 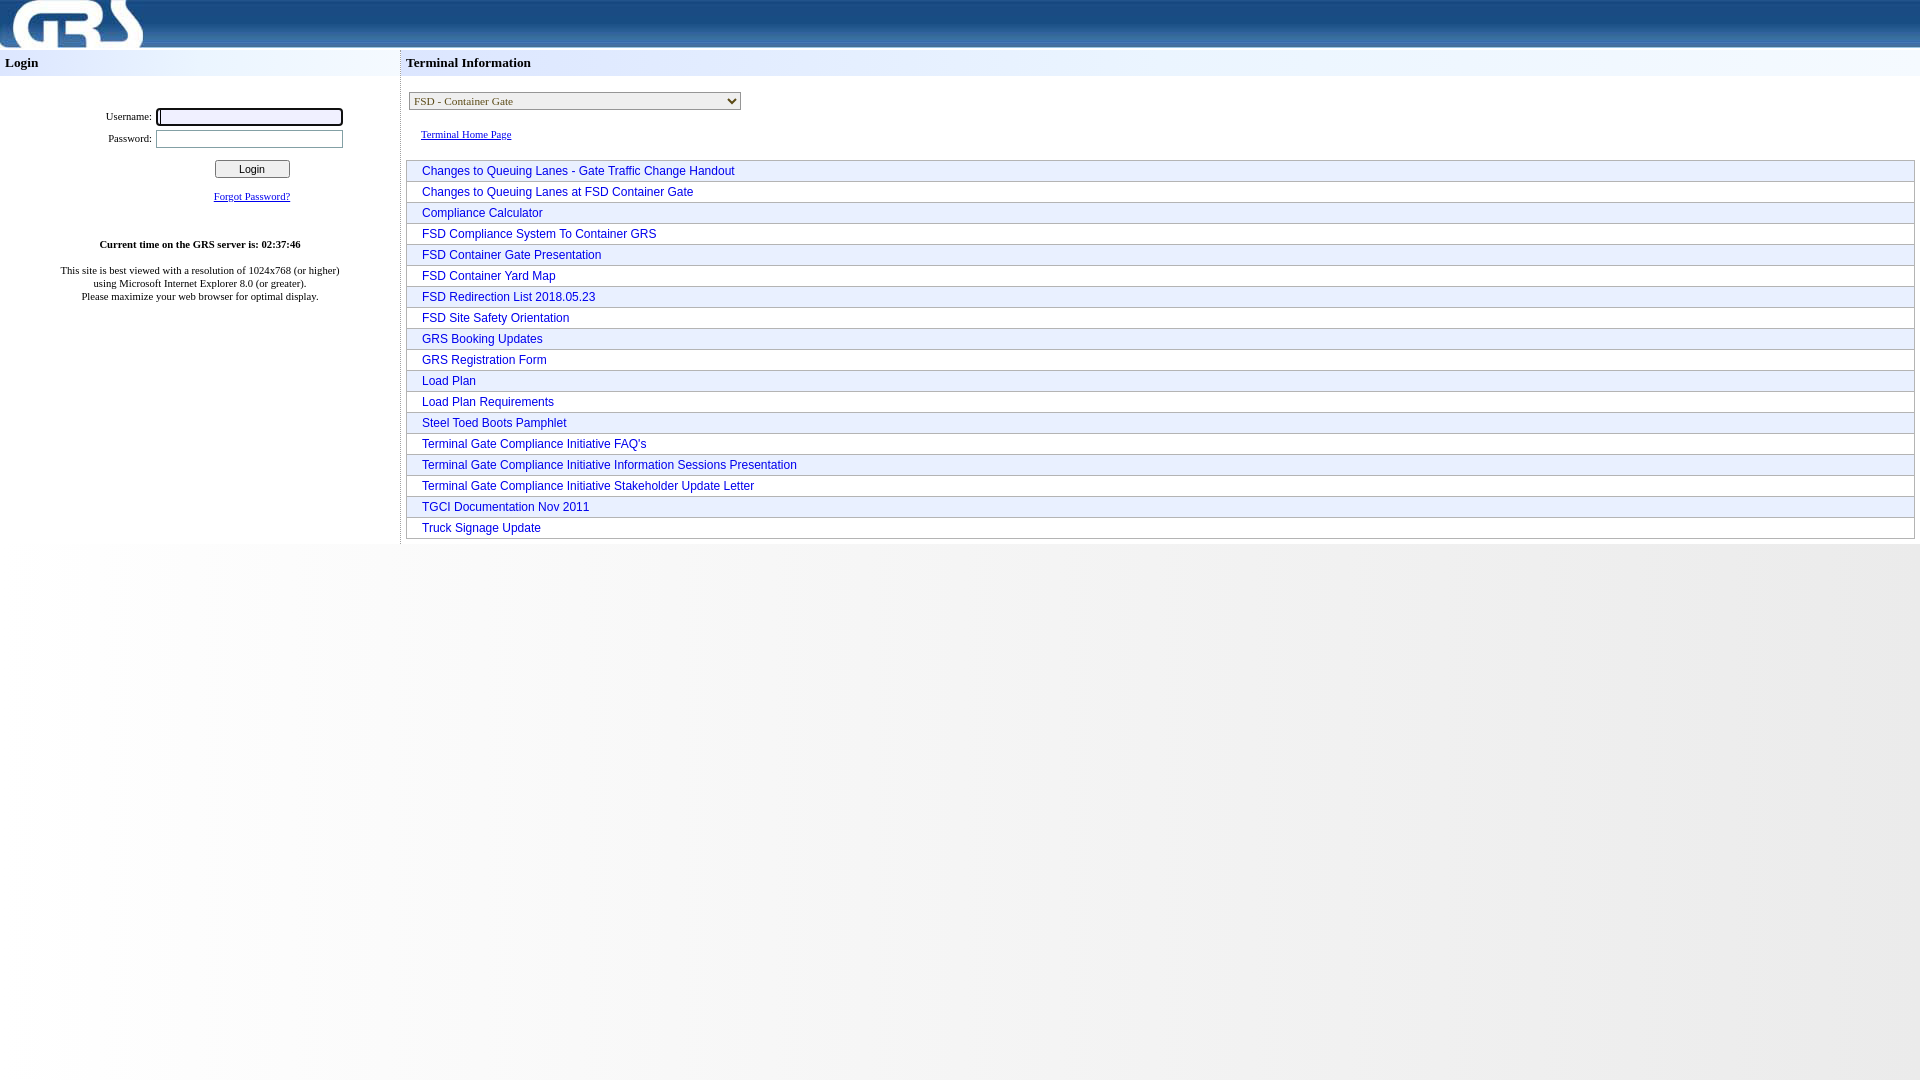 I want to click on 'FSD Redirection List 2018.05.23', so click(x=503, y=297).